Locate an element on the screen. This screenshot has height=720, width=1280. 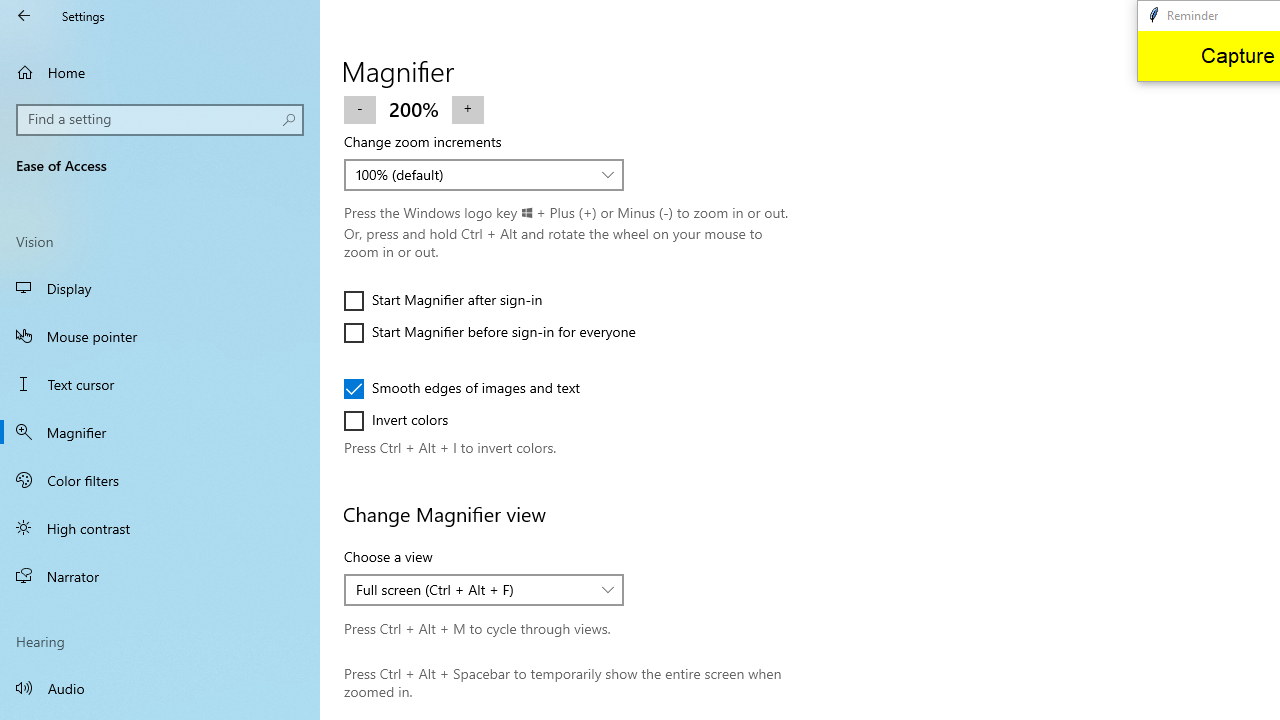
'Audio' is located at coordinates (160, 686).